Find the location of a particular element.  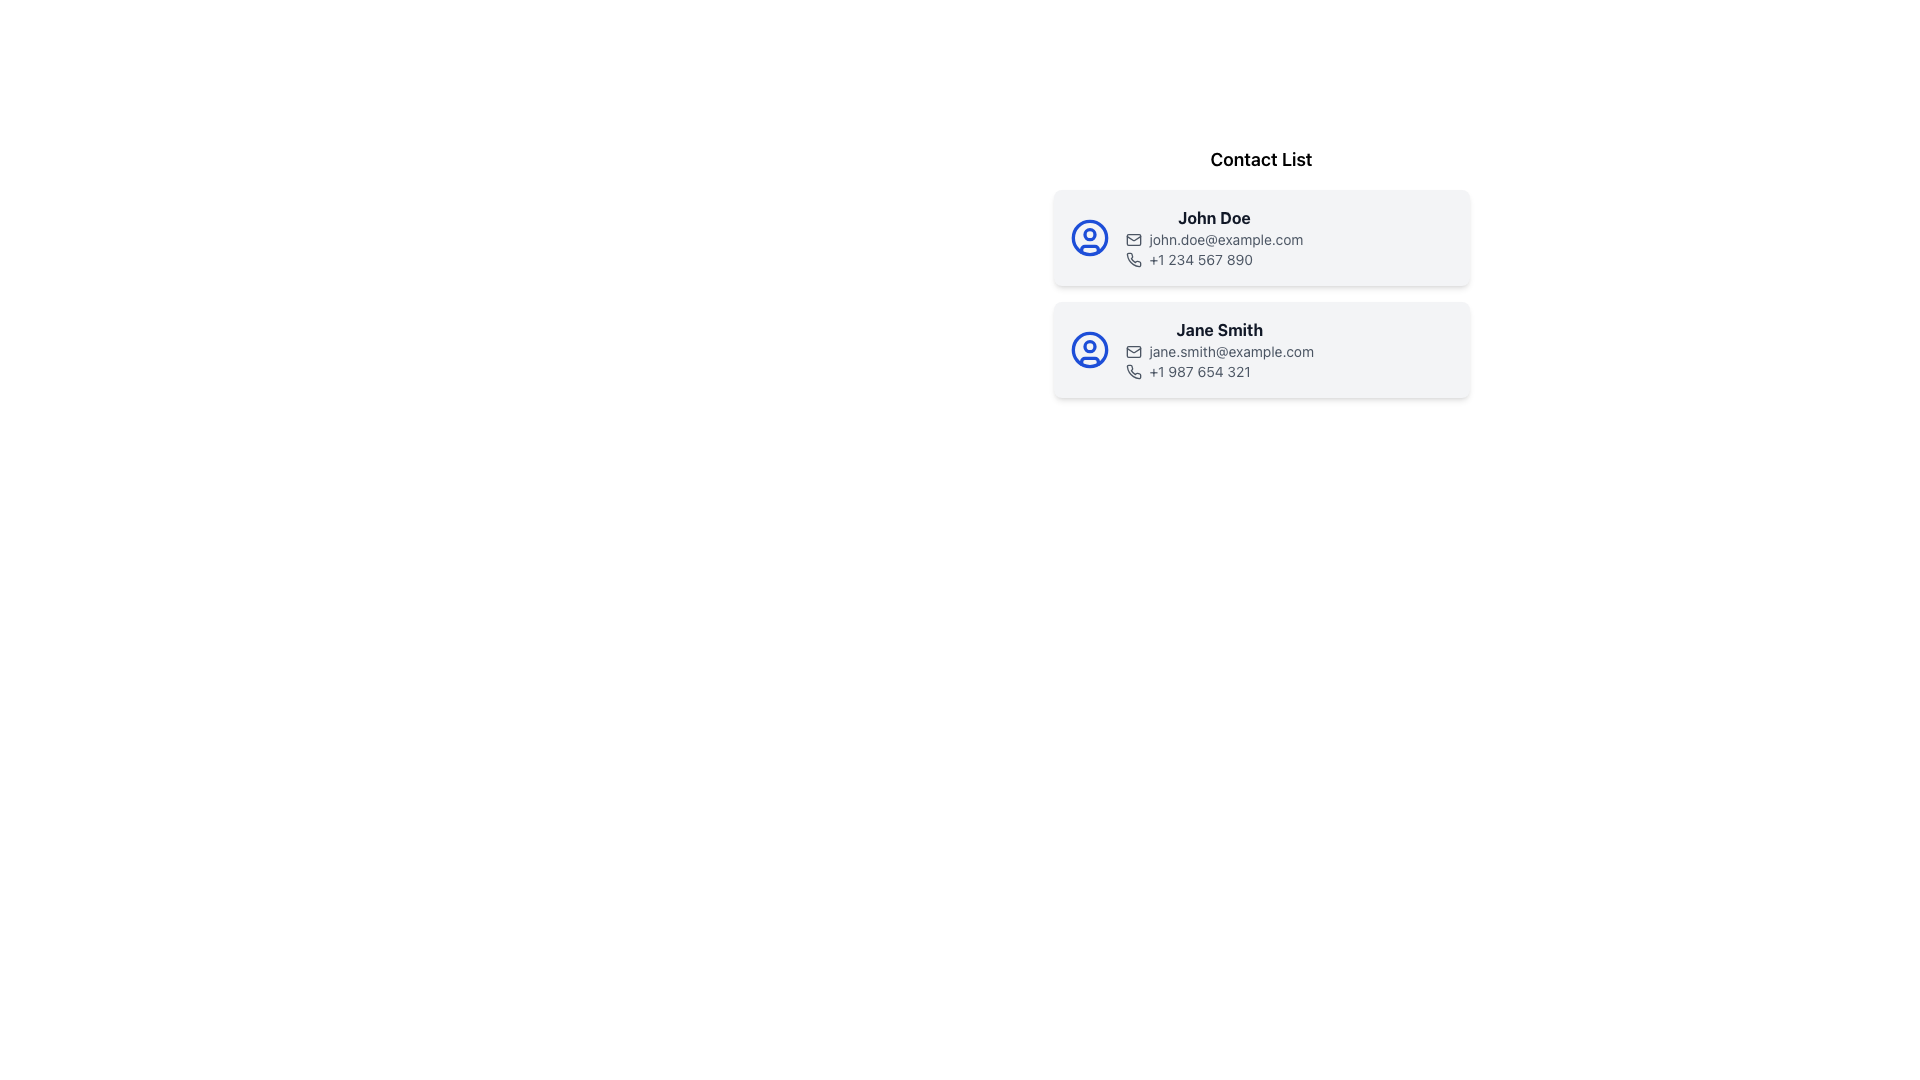

the envelope-shaped icon associated with the email for John Doe, which is located to the left of the email address 'john.doe@example.com' is located at coordinates (1133, 238).